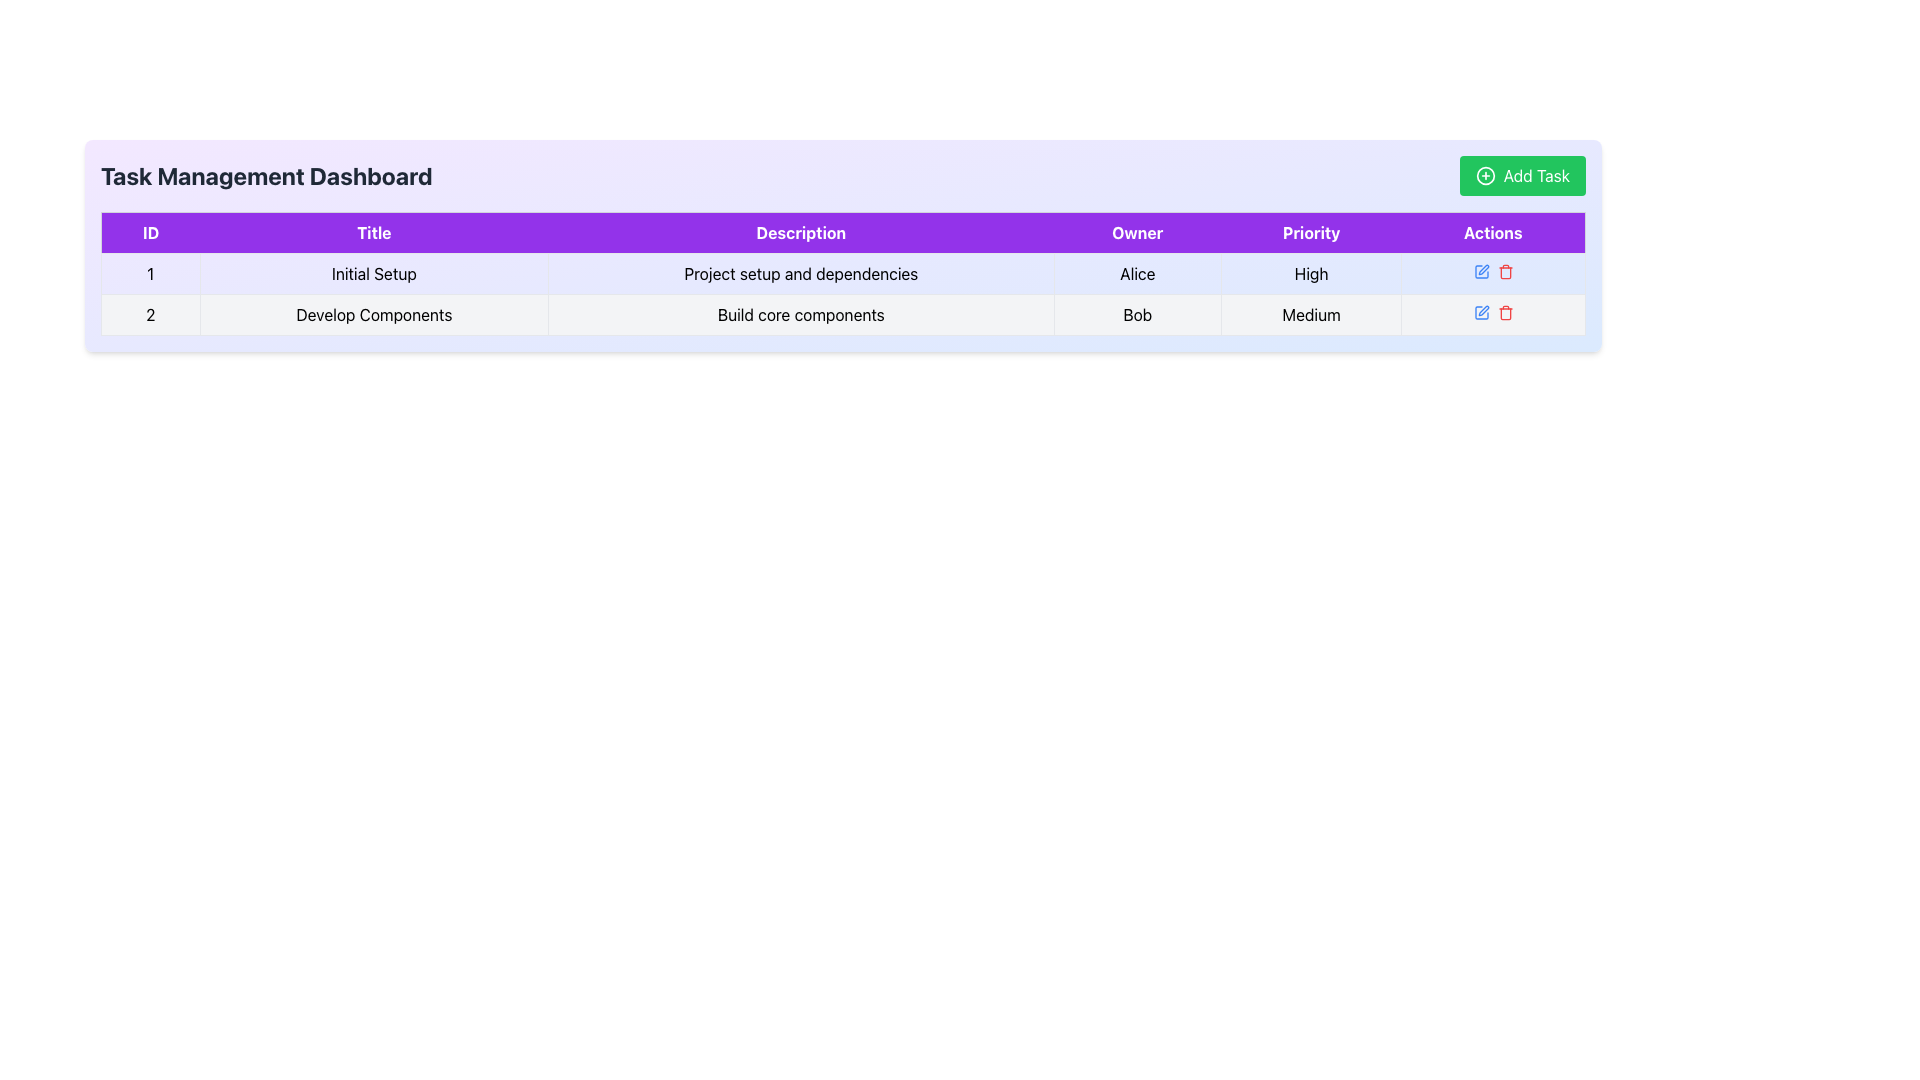 This screenshot has width=1920, height=1080. What do you see at coordinates (149, 273) in the screenshot?
I see `the first cell in the 'ID' column of the table, which serves as the unique identifier for the first item` at bounding box center [149, 273].